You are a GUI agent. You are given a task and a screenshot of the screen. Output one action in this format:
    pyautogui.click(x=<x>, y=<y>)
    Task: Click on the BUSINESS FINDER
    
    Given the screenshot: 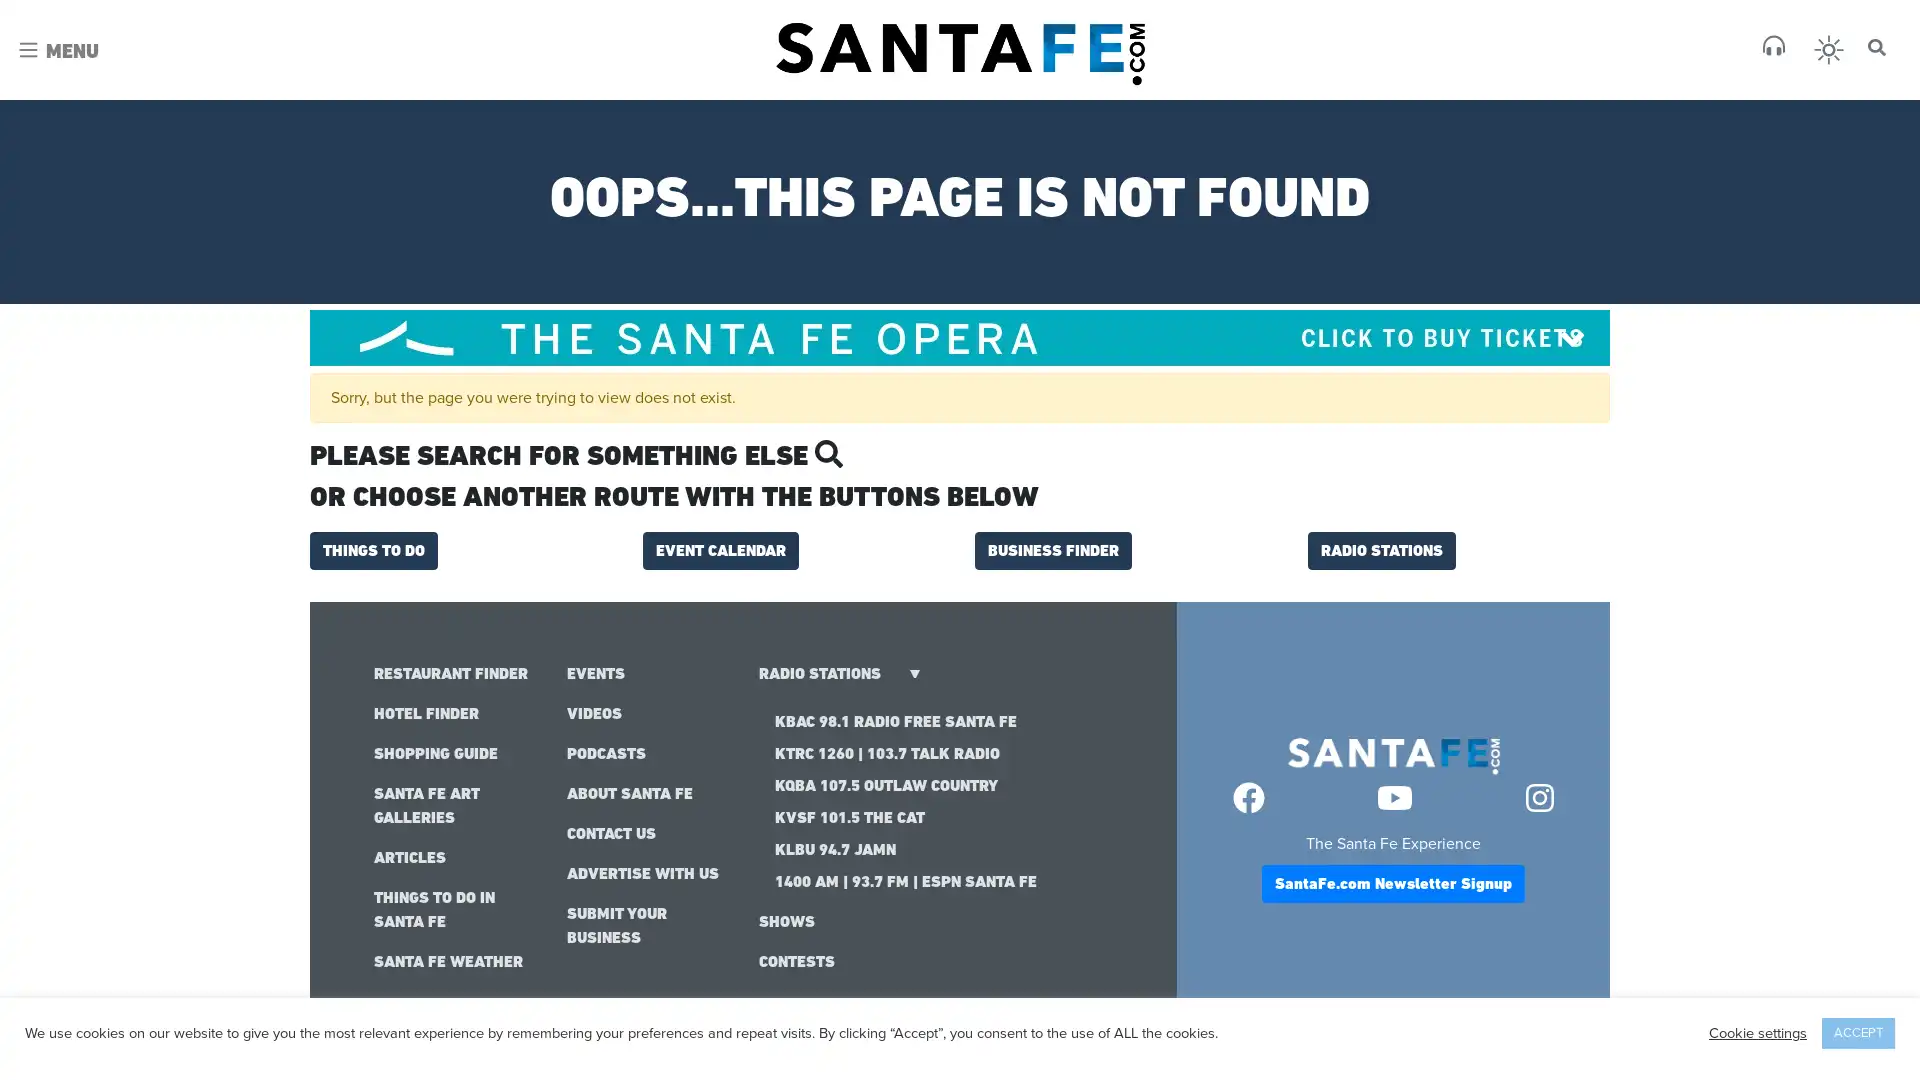 What is the action you would take?
    pyautogui.click(x=1052, y=550)
    